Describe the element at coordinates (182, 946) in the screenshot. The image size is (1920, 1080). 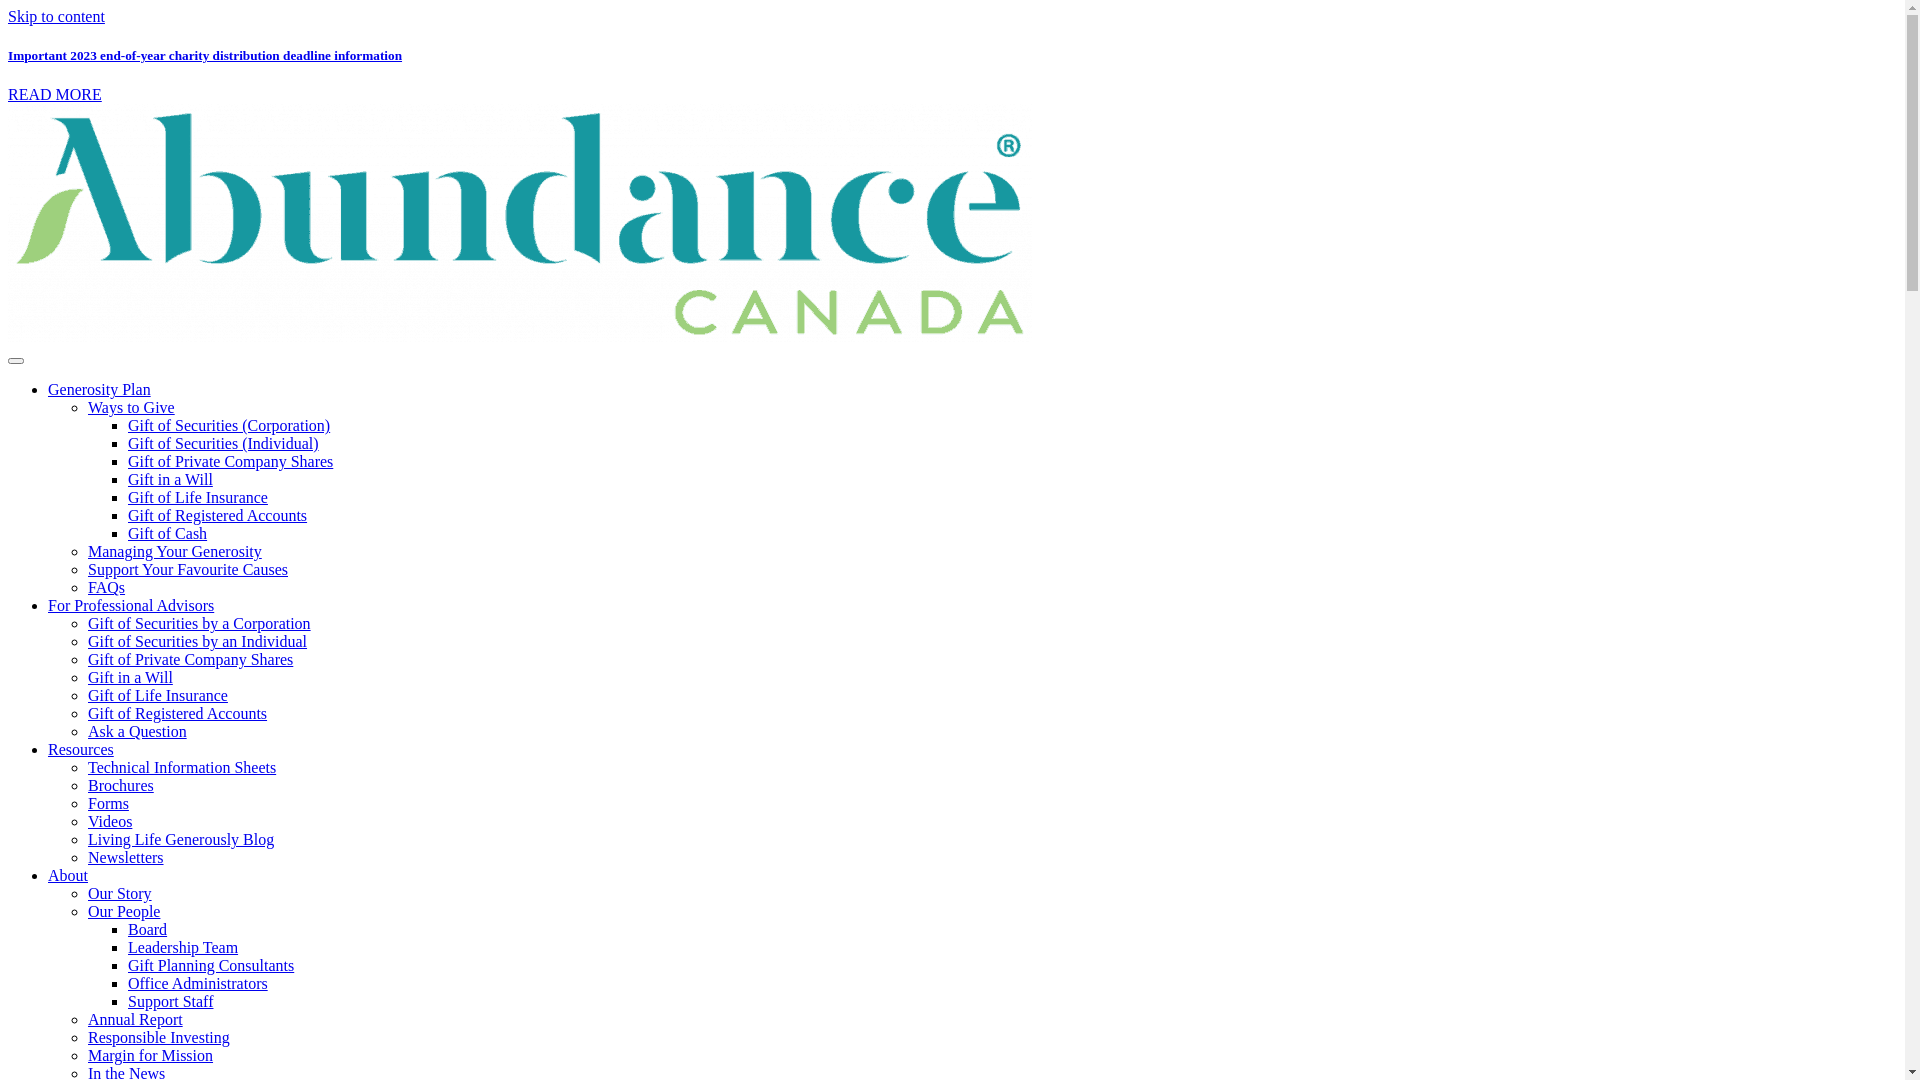
I see `'Leadership Team'` at that location.